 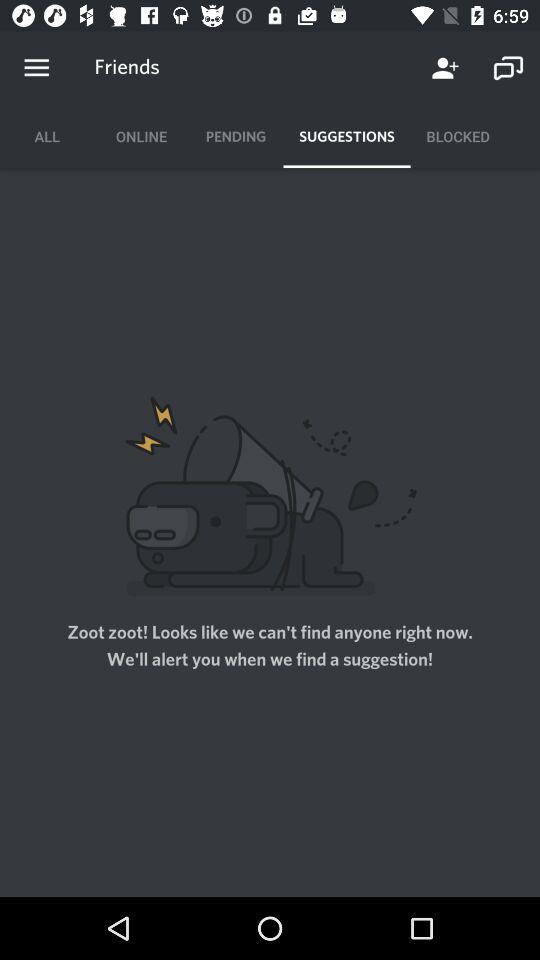 I want to click on the item to the left of friends, so click(x=36, y=68).